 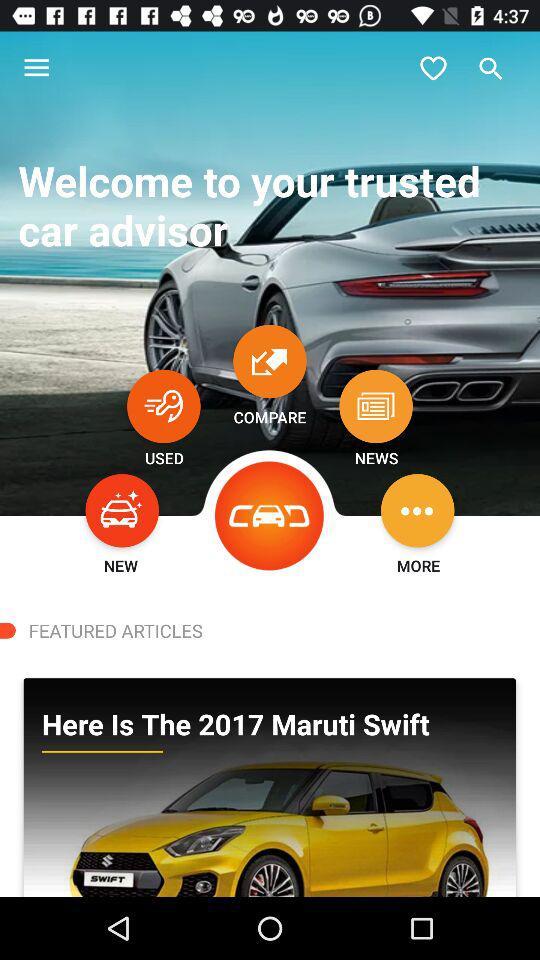 What do you see at coordinates (162, 405) in the screenshot?
I see `come back` at bounding box center [162, 405].